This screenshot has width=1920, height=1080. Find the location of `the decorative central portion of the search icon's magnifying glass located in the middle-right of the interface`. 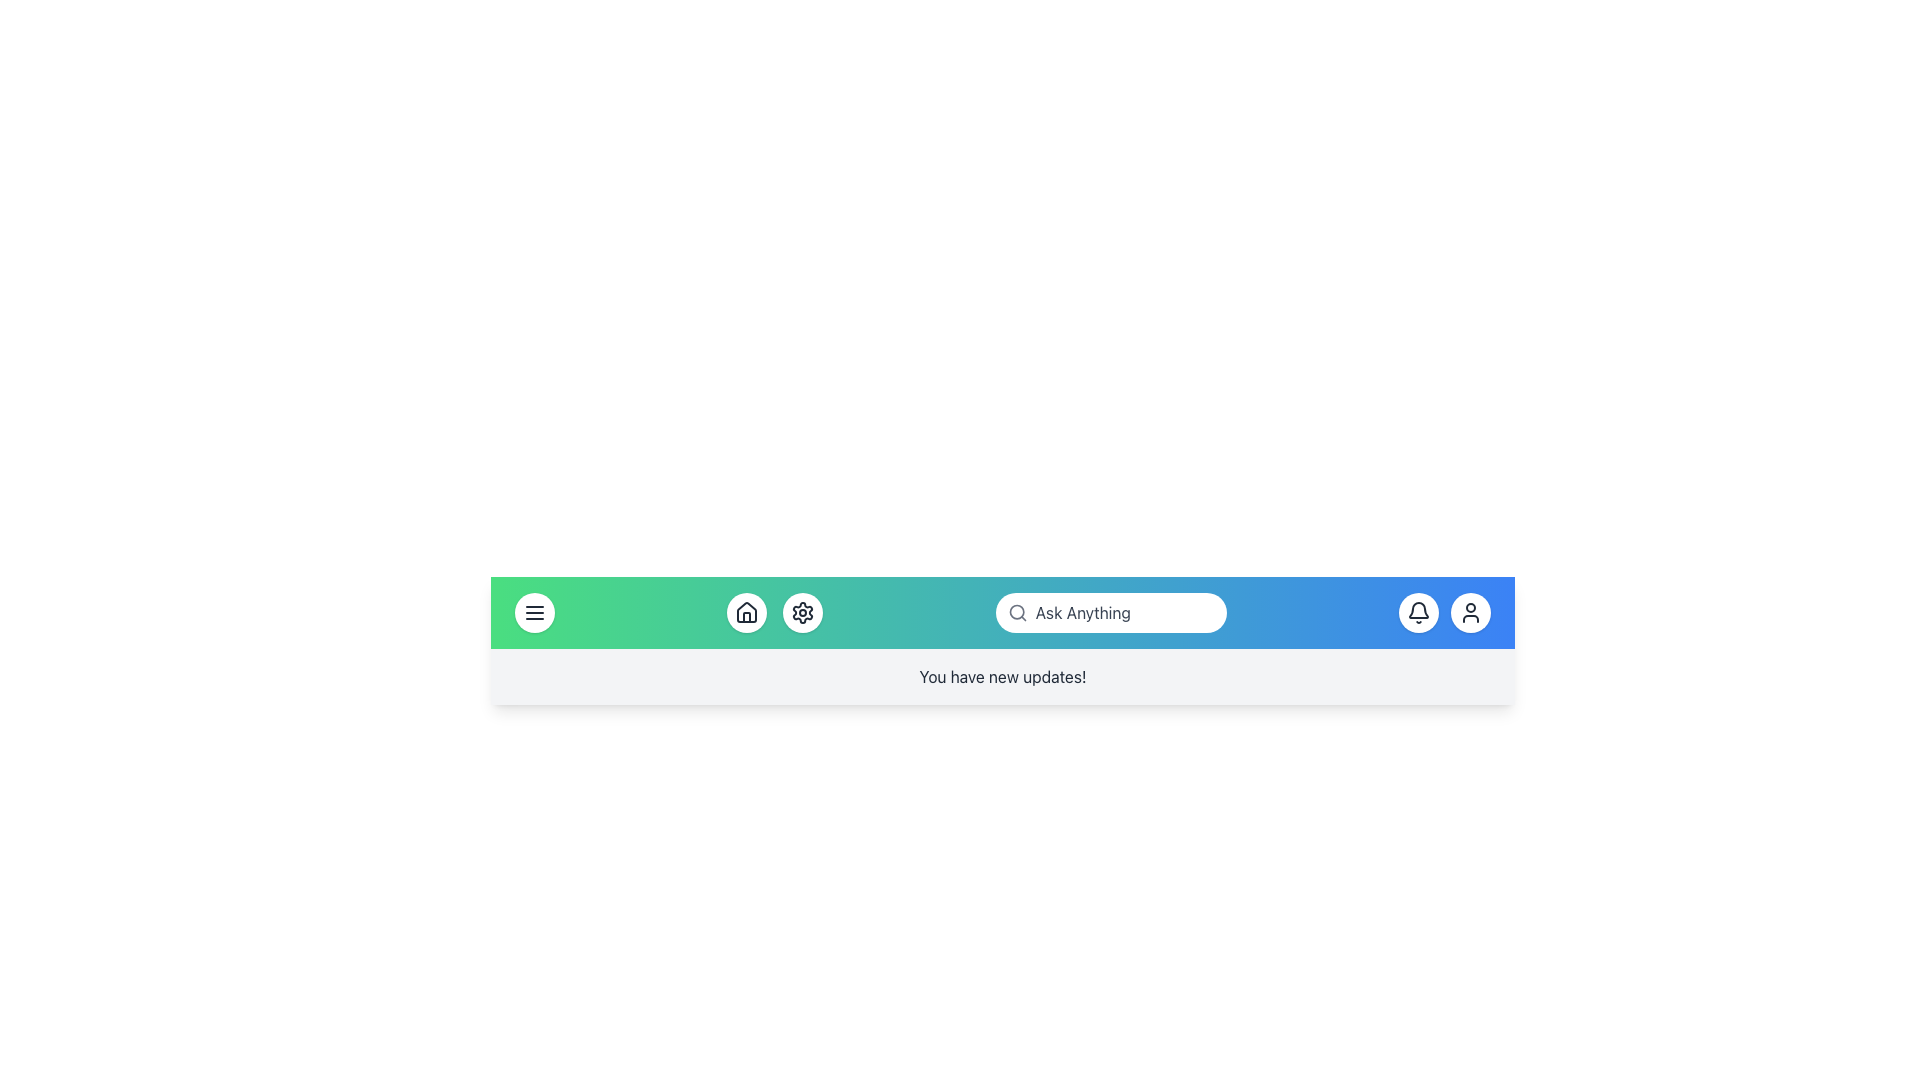

the decorative central portion of the search icon's magnifying glass located in the middle-right of the interface is located at coordinates (1016, 611).